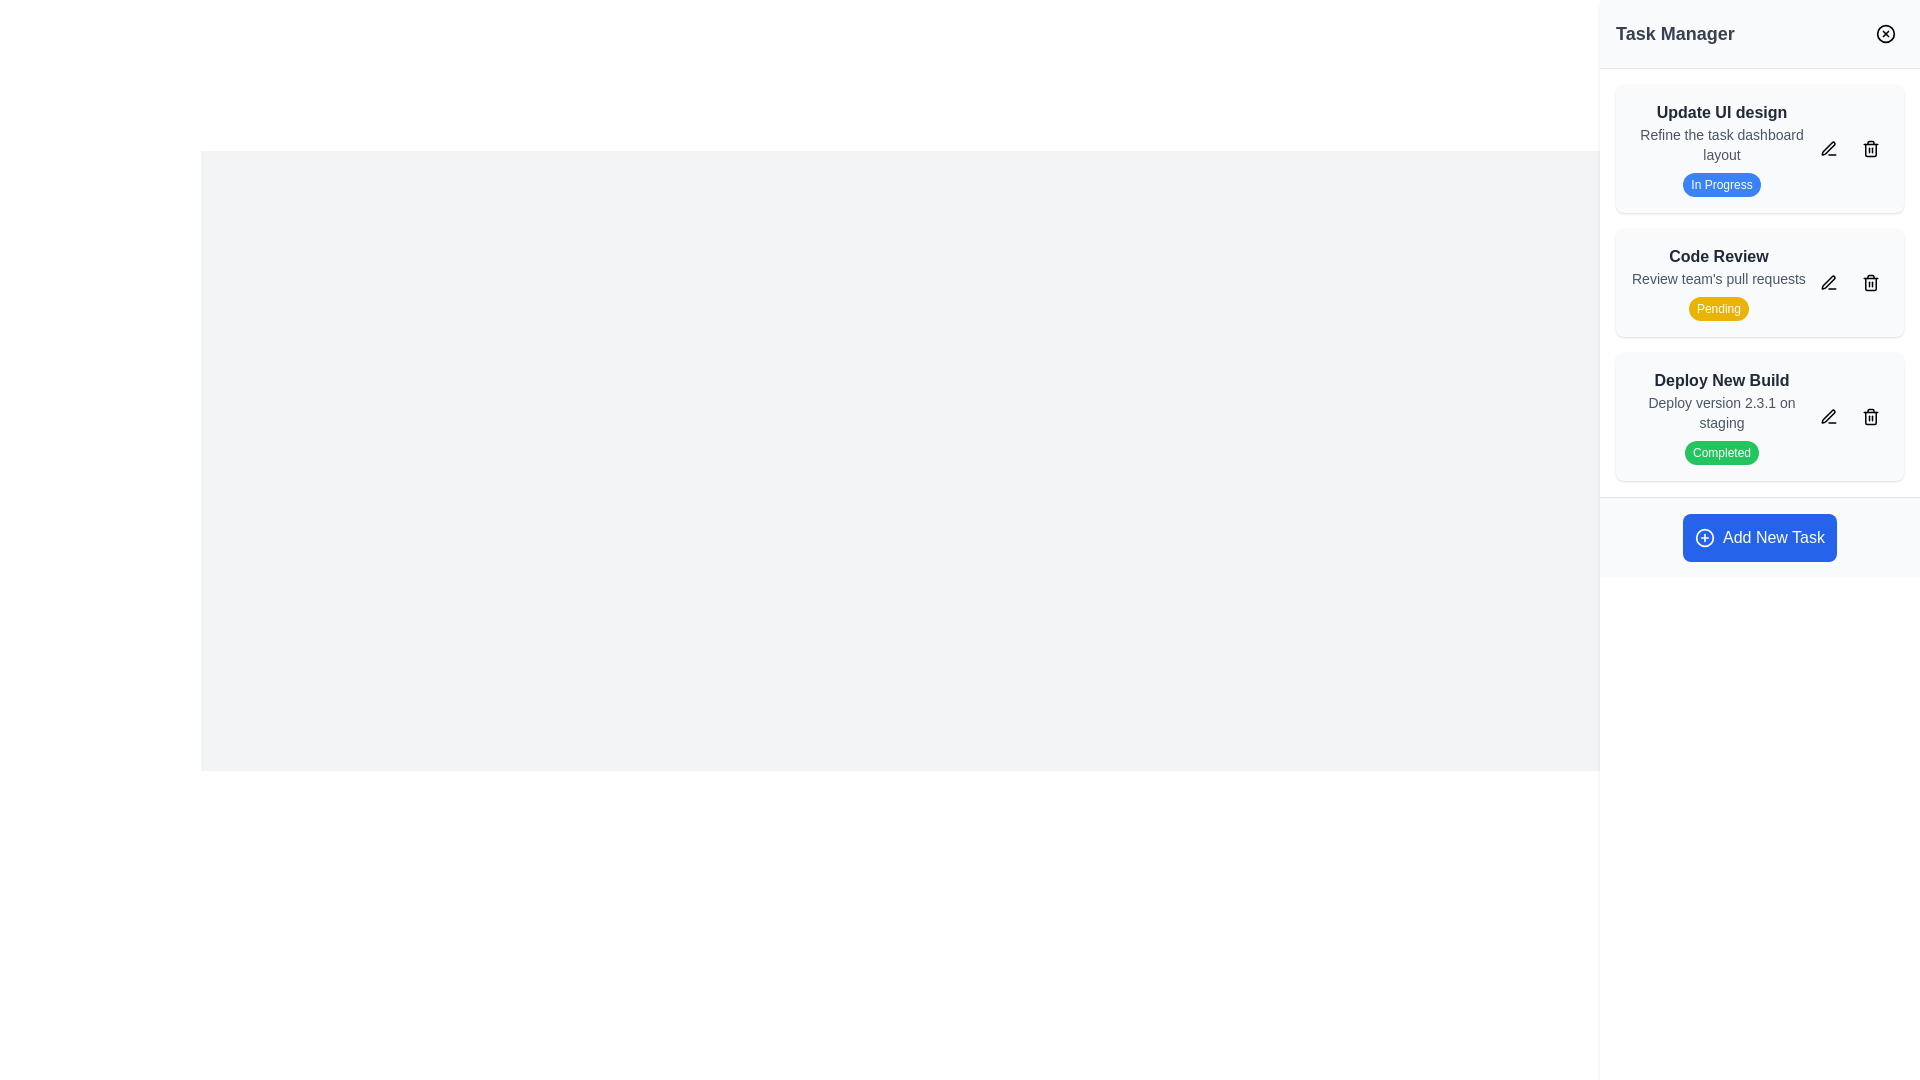 The image size is (1920, 1080). Describe the element at coordinates (1717, 256) in the screenshot. I see `the title text of the central task card in the 'Task Manager' panel for task identification` at that location.